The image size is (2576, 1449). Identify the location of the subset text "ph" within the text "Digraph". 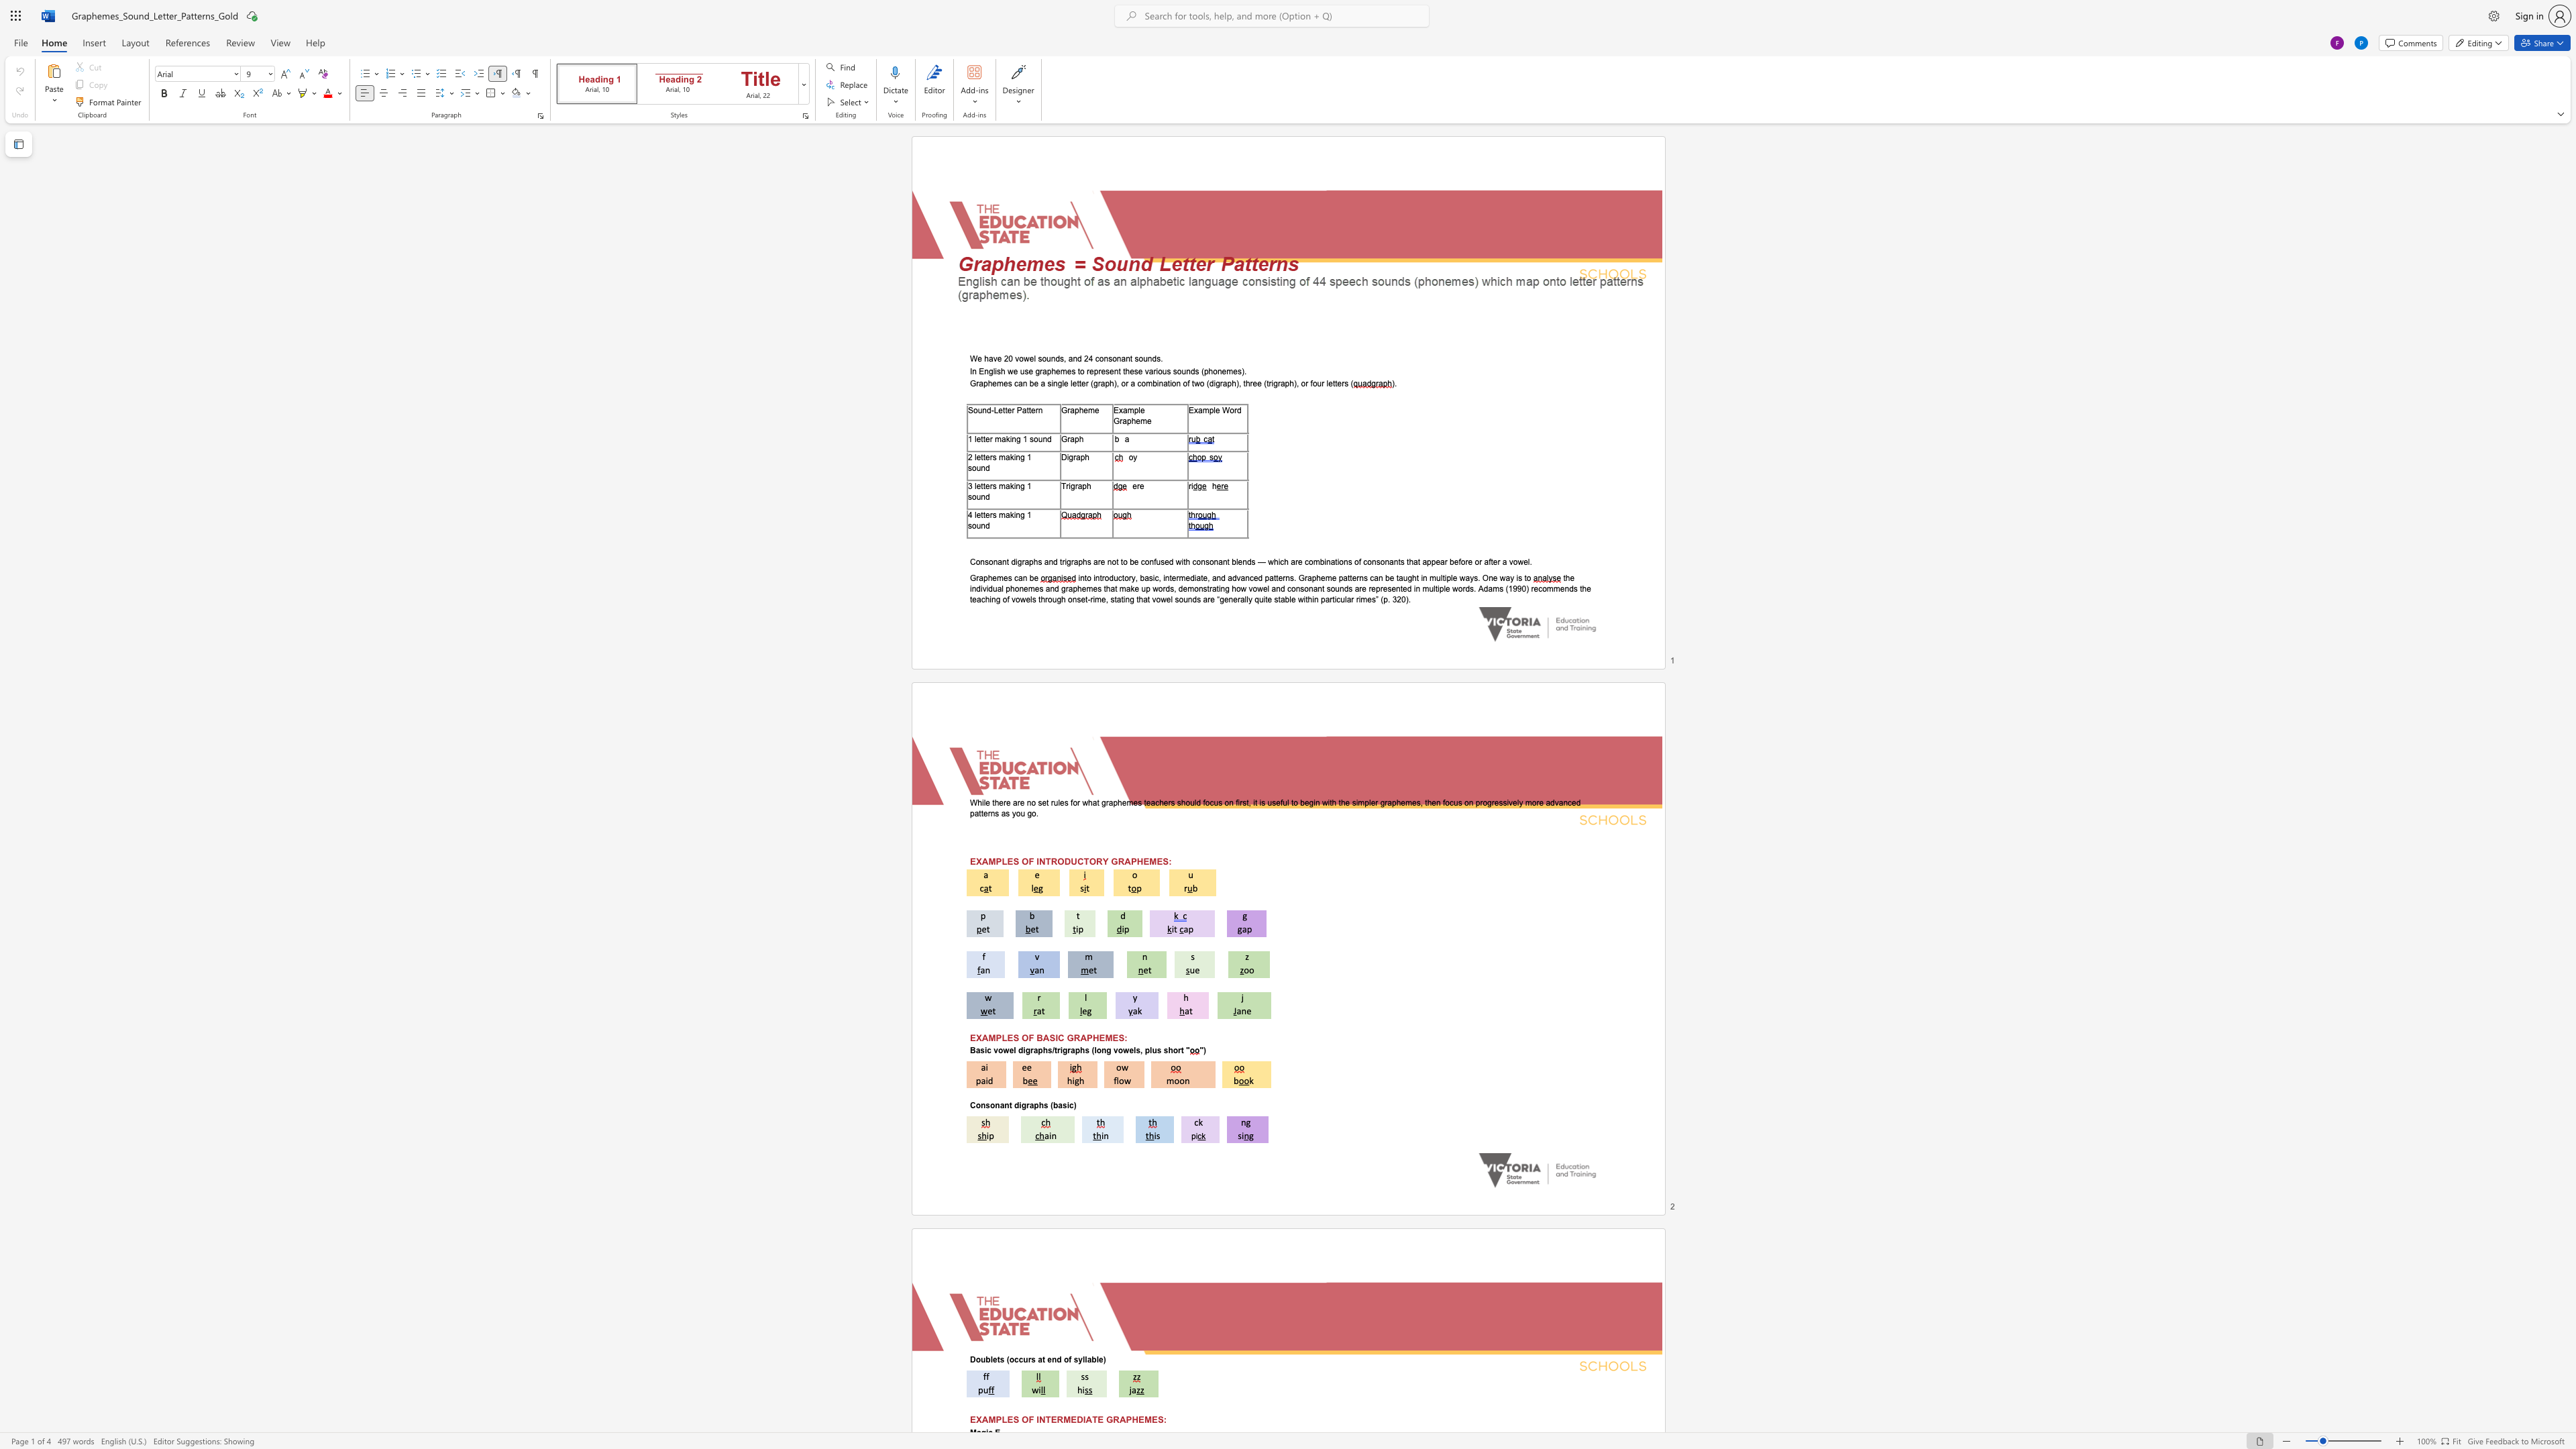
(1080, 456).